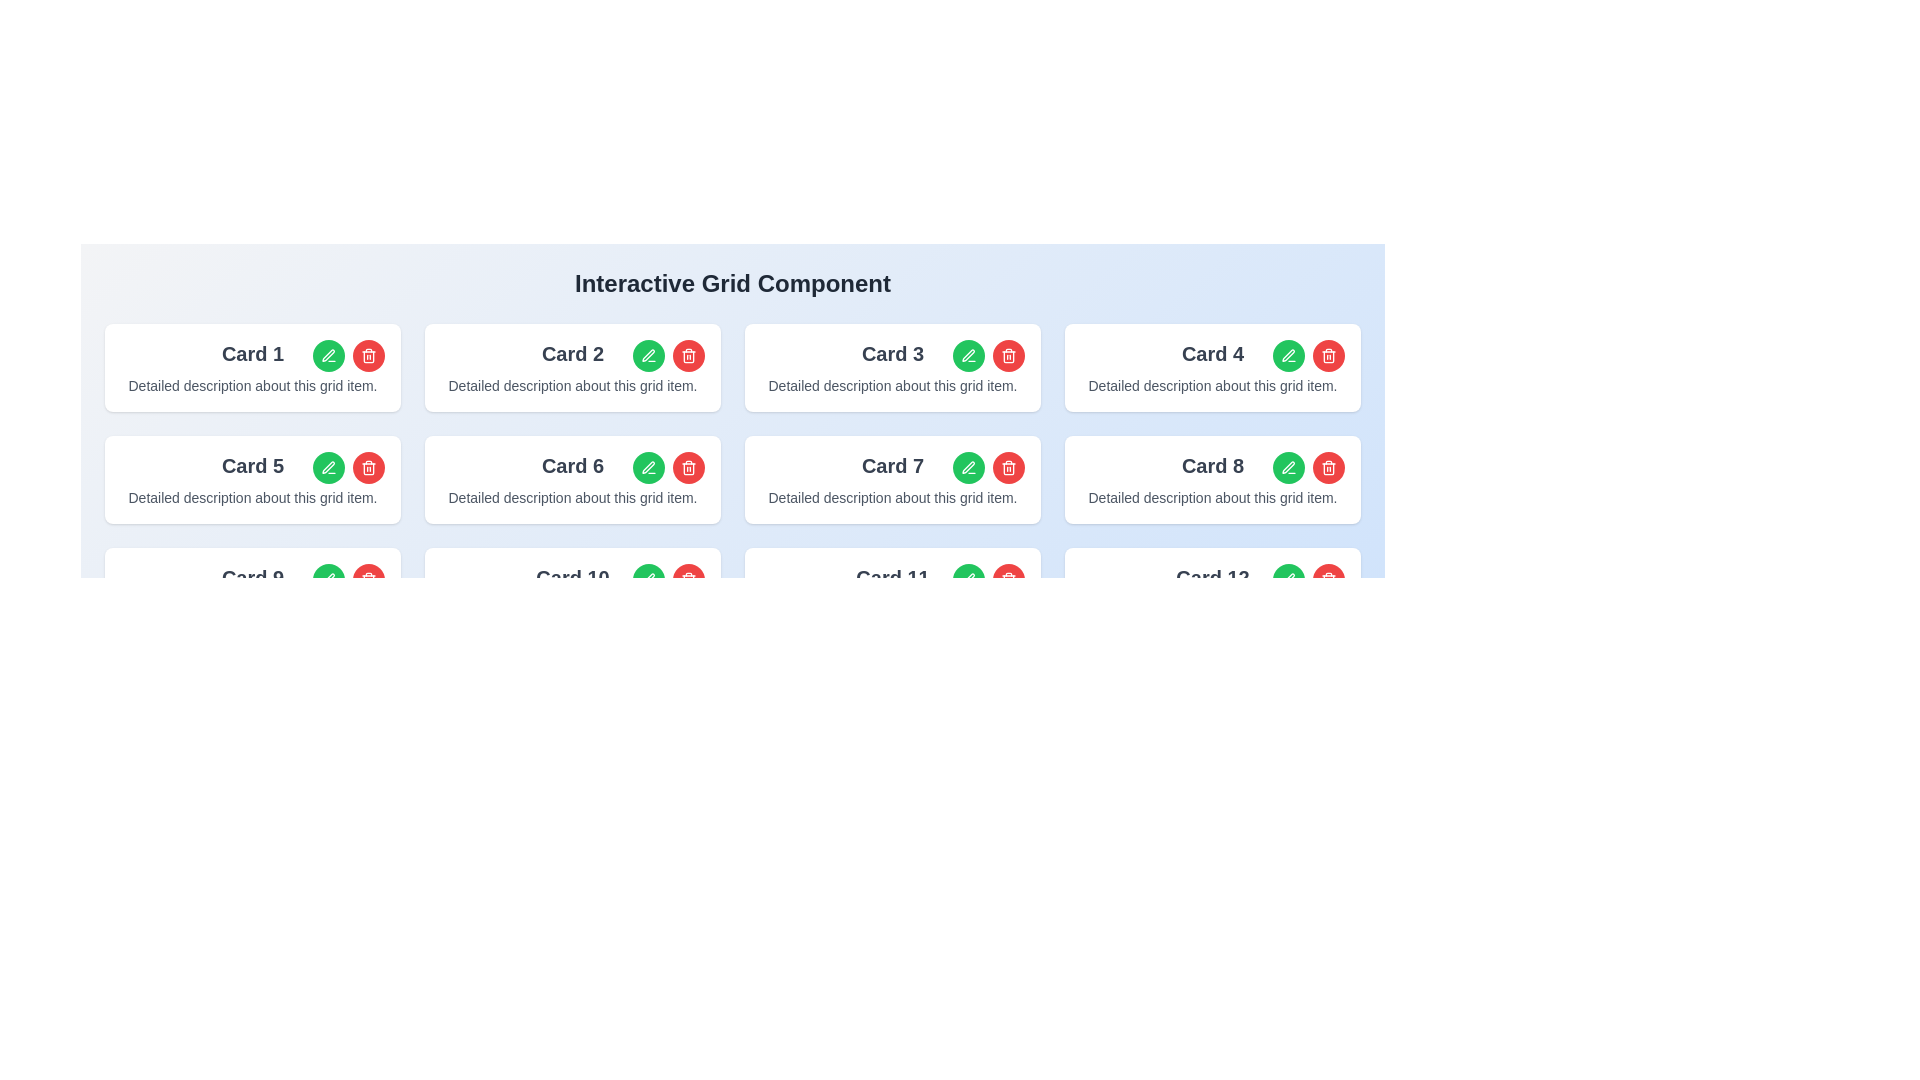  I want to click on the 'edit' button with an SVG icon located in 'Card 5' to initiate editing, so click(329, 467).